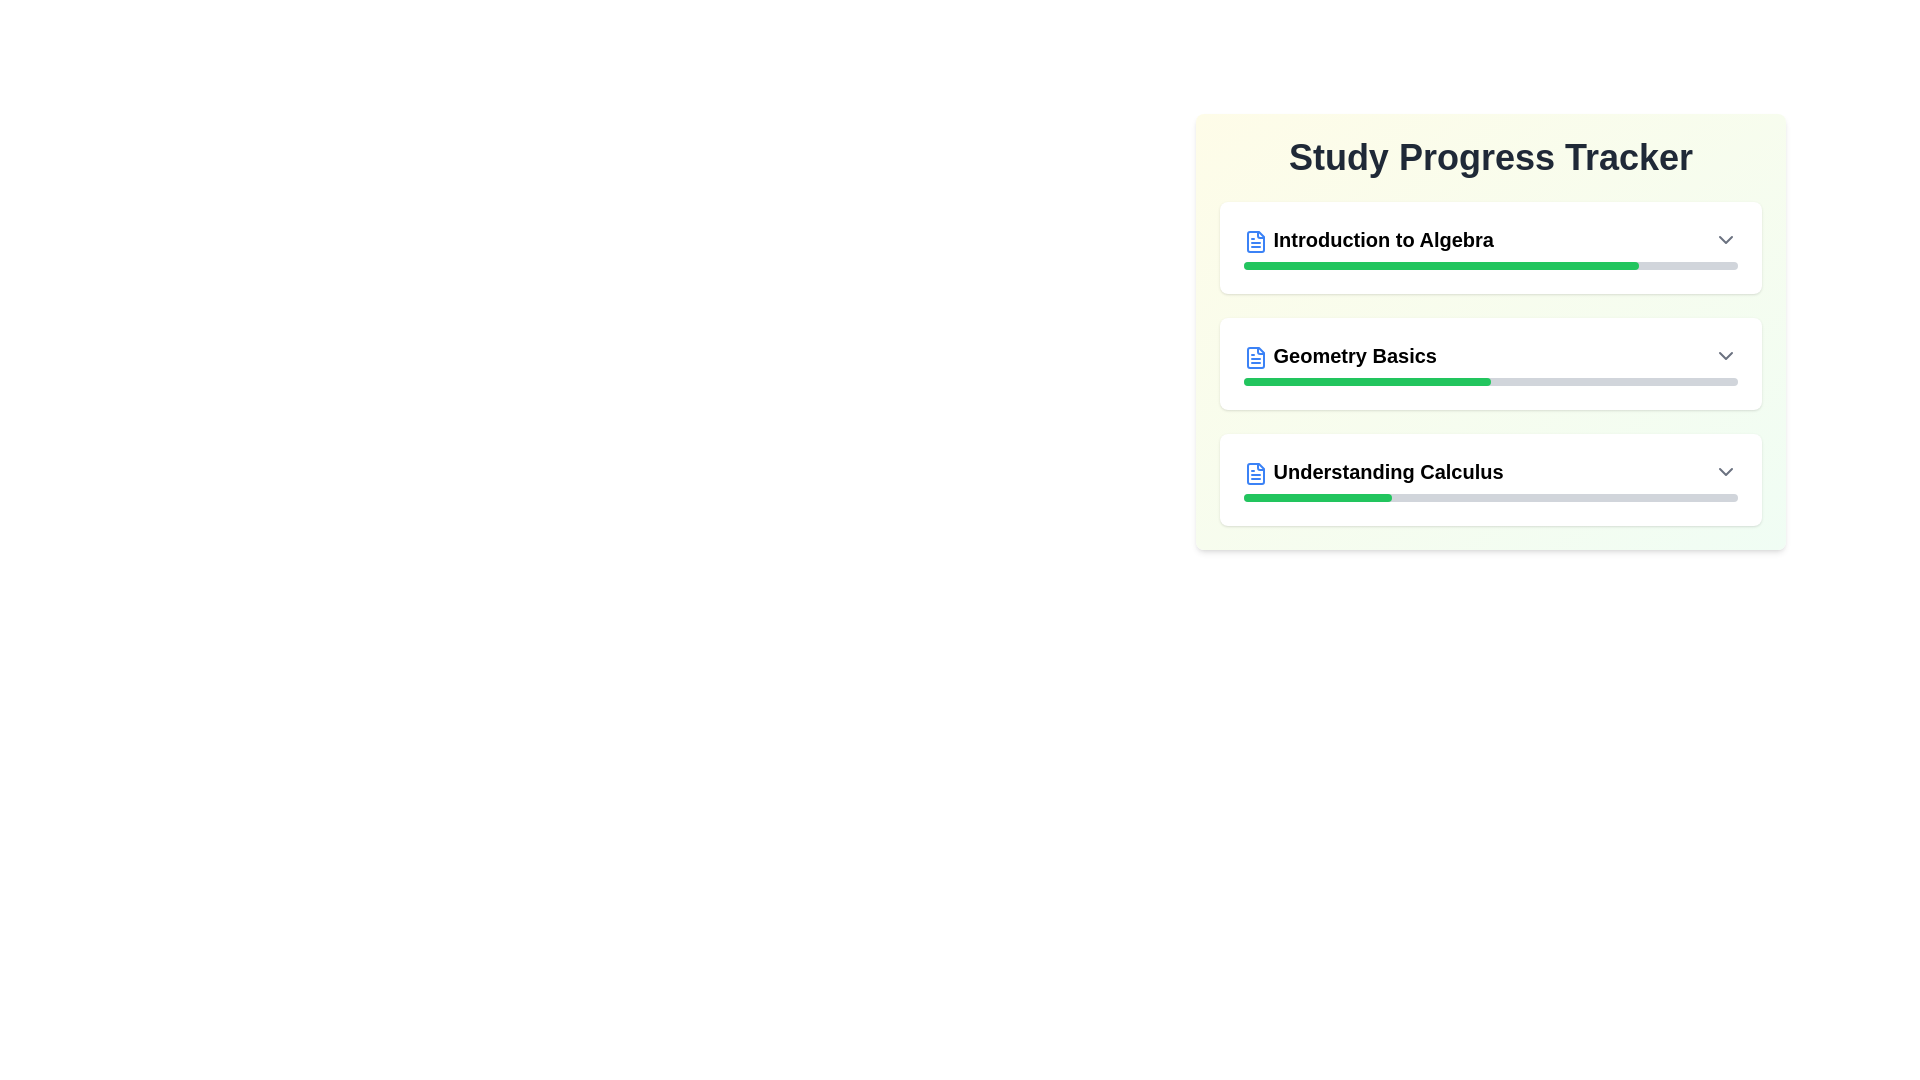 The width and height of the screenshot is (1920, 1080). What do you see at coordinates (1340, 354) in the screenshot?
I see `the 'Geometry Basics' text label, which is a bold, black, large-sized title in the 'Study Progress Tracker' section, positioned between 'Introduction to Algebra' and 'Understanding Calculus'` at bounding box center [1340, 354].